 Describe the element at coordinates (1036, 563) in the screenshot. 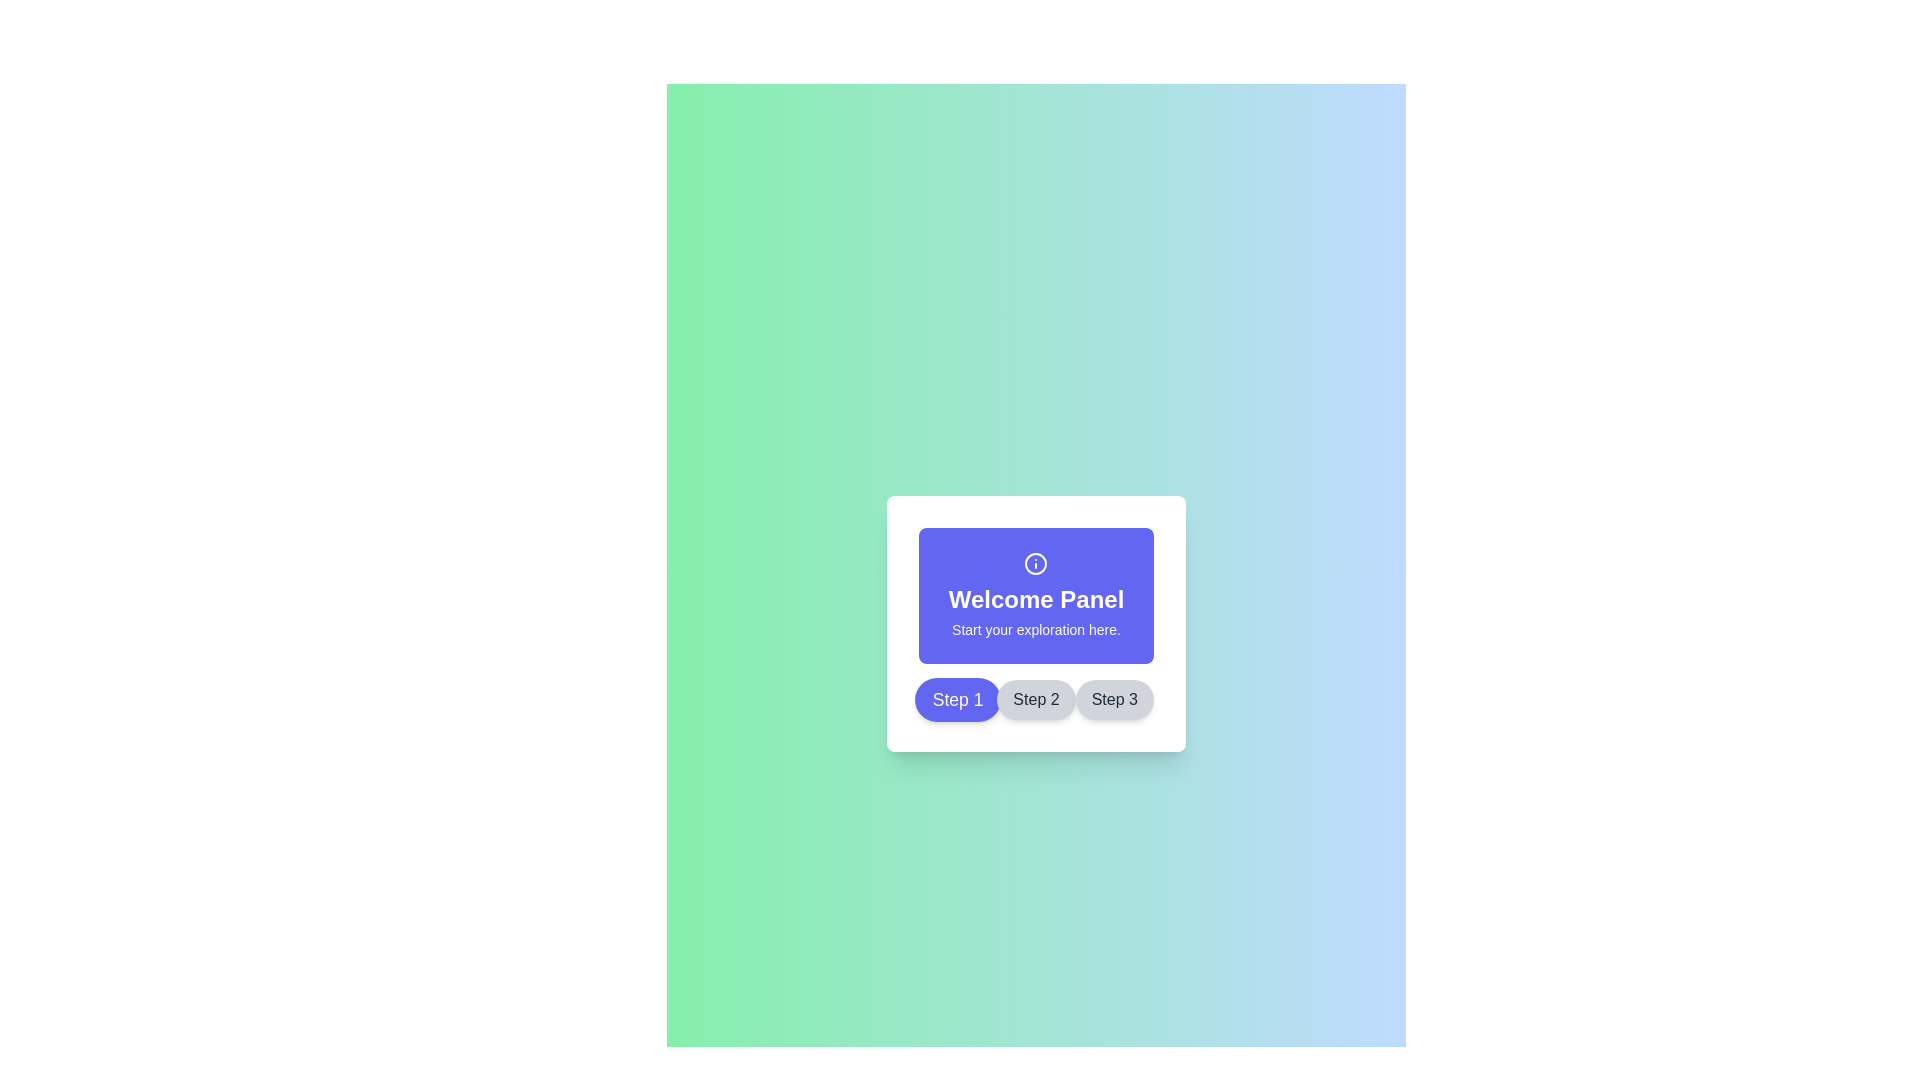

I see `the help-related icon located at the top section of the 'Welcome Panel' card, which indicates that information or assistance is available` at that location.